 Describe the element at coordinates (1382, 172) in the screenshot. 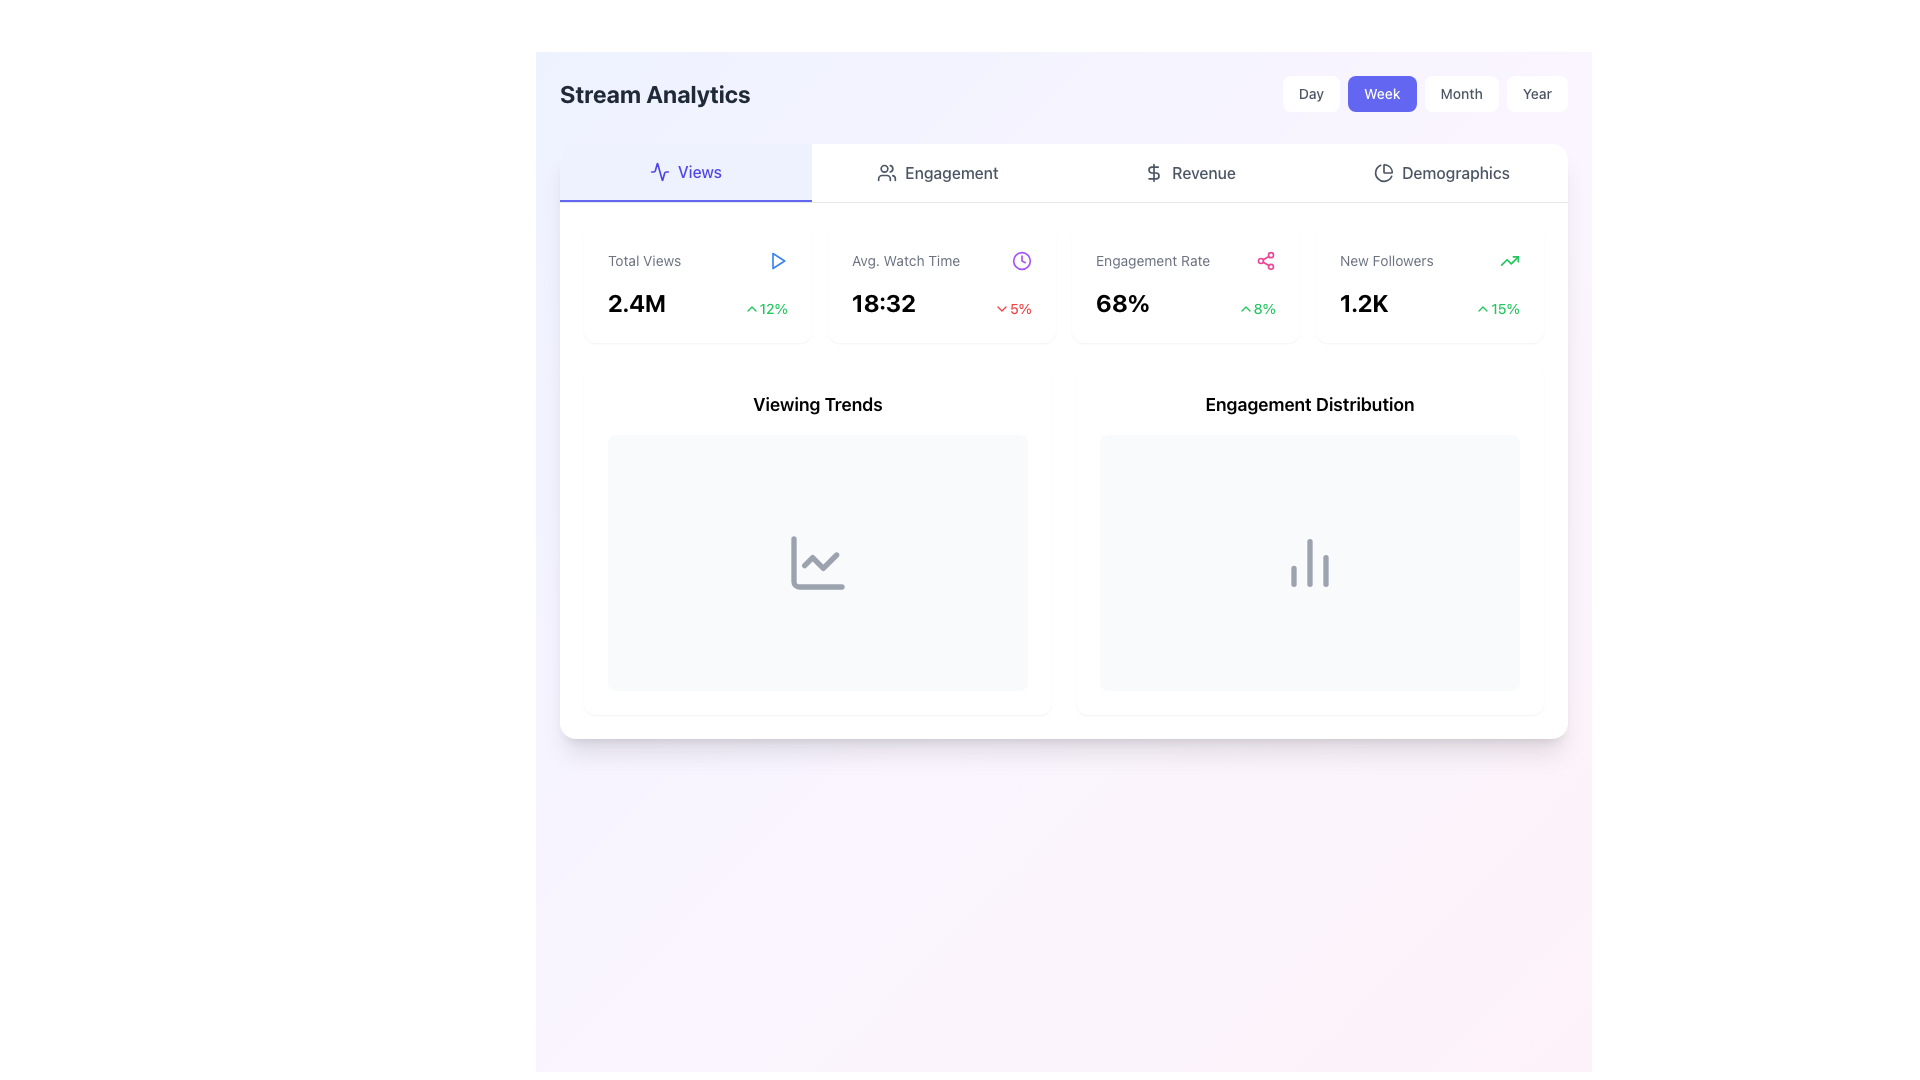

I see `the pie chart icon in the top navigation bar, which represents the 'Demographics' option` at that location.